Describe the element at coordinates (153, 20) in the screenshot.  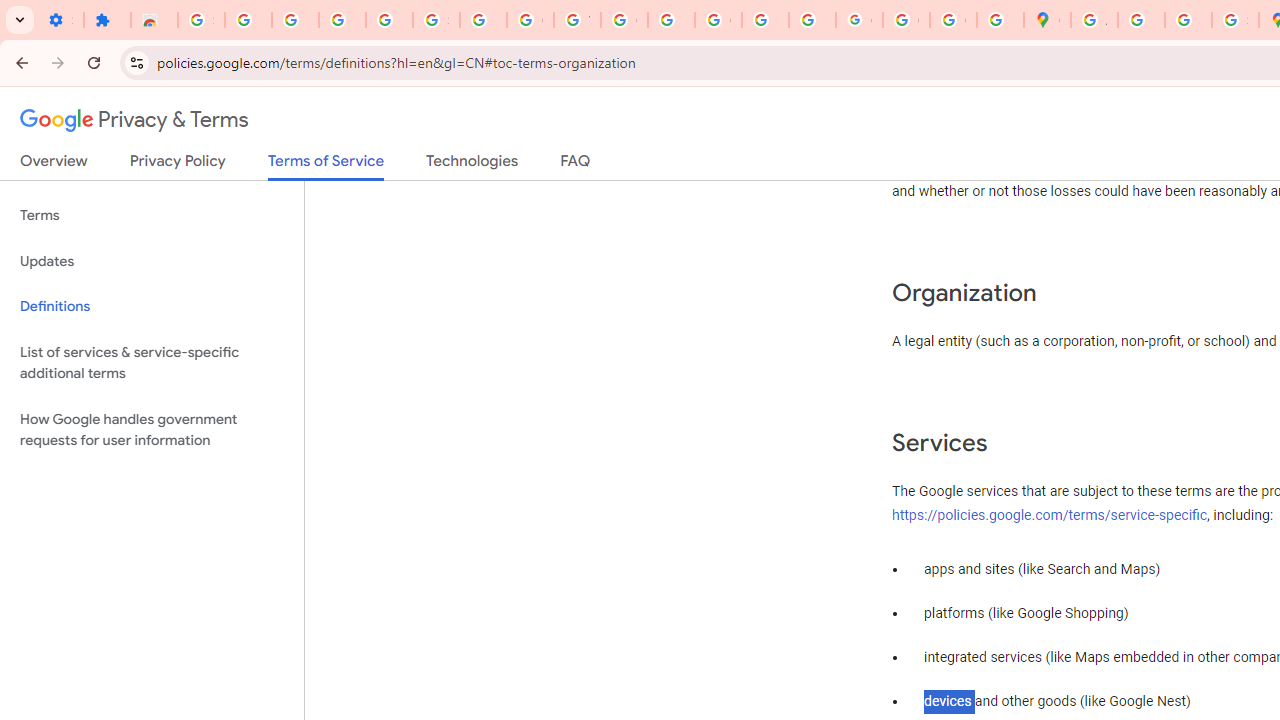
I see `'Reviews: Helix Fruit Jump Arcade Game'` at that location.